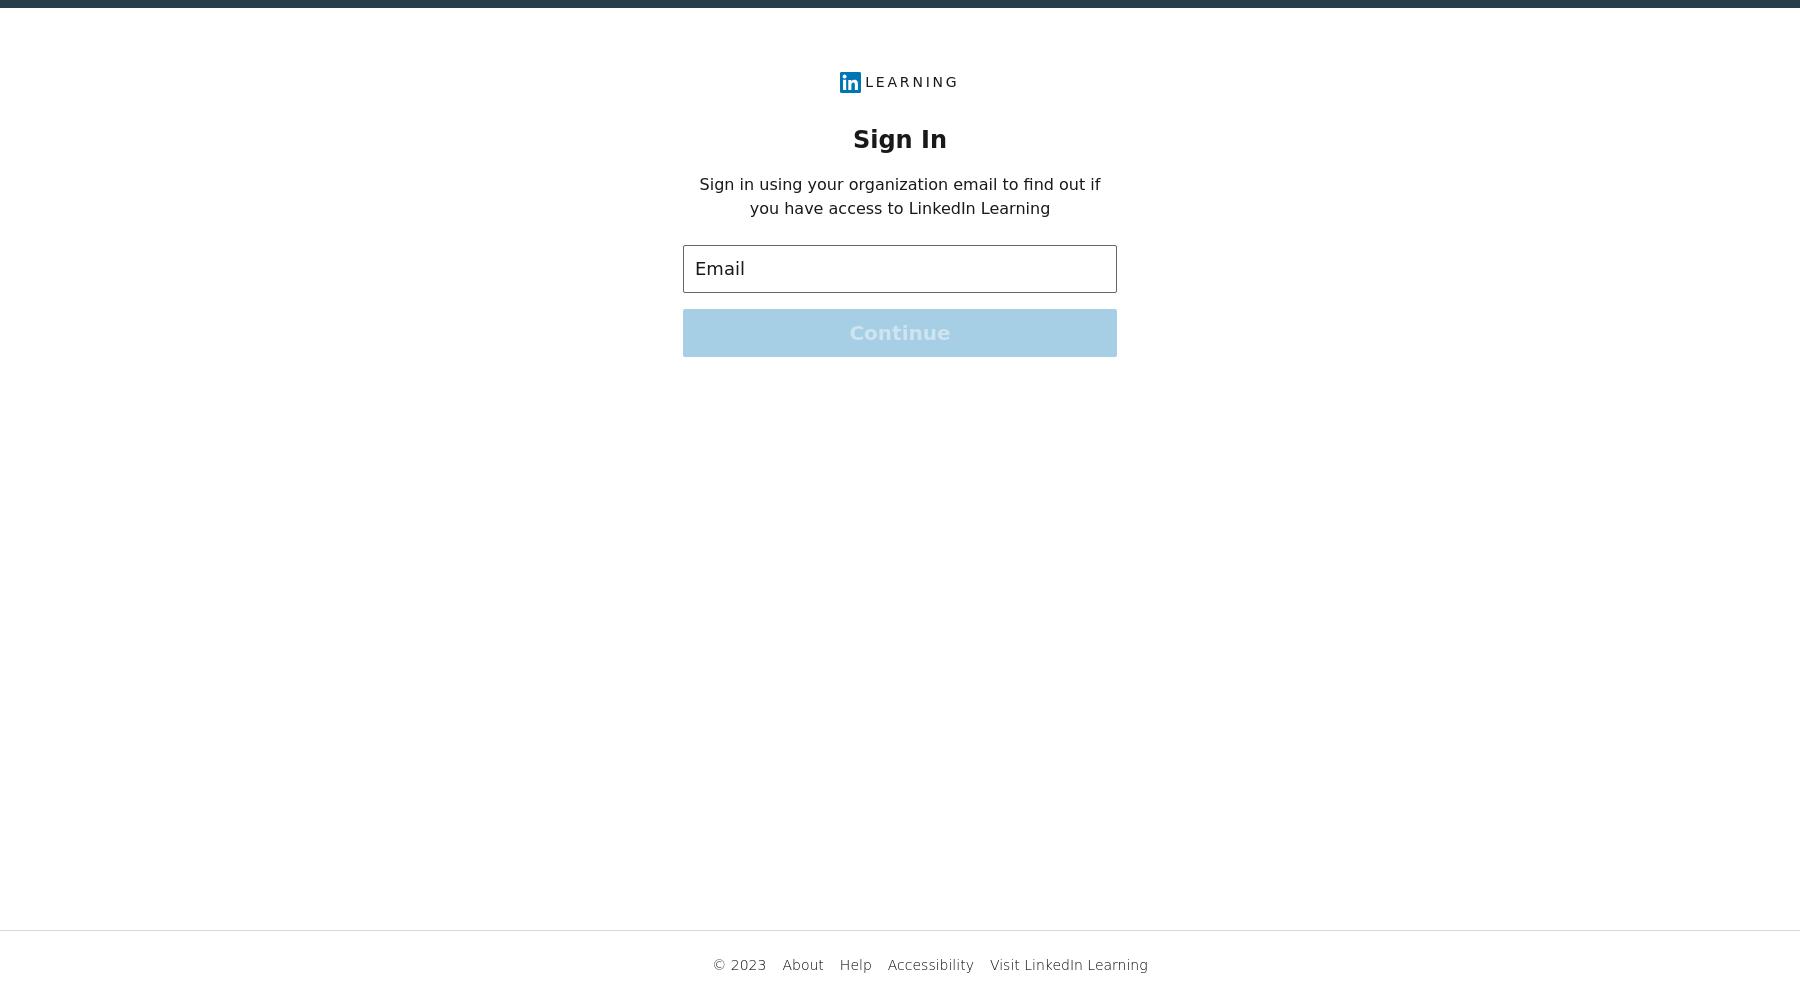 The height and width of the screenshot is (1000, 1800). I want to click on '© 2023', so click(738, 964).